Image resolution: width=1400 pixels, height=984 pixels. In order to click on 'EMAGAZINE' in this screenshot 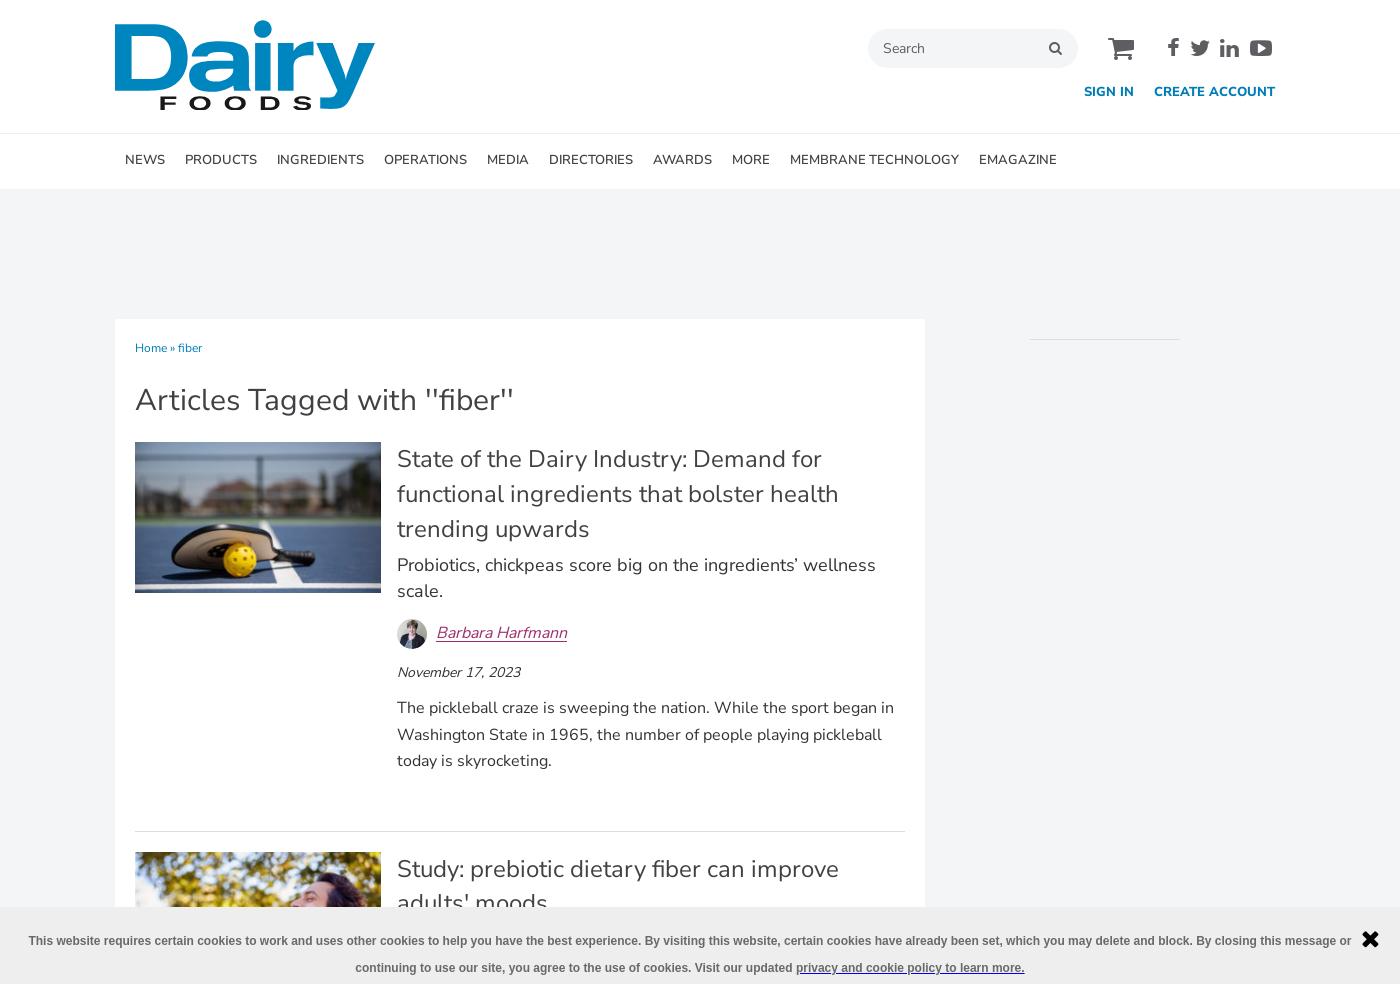, I will do `click(1017, 159)`.